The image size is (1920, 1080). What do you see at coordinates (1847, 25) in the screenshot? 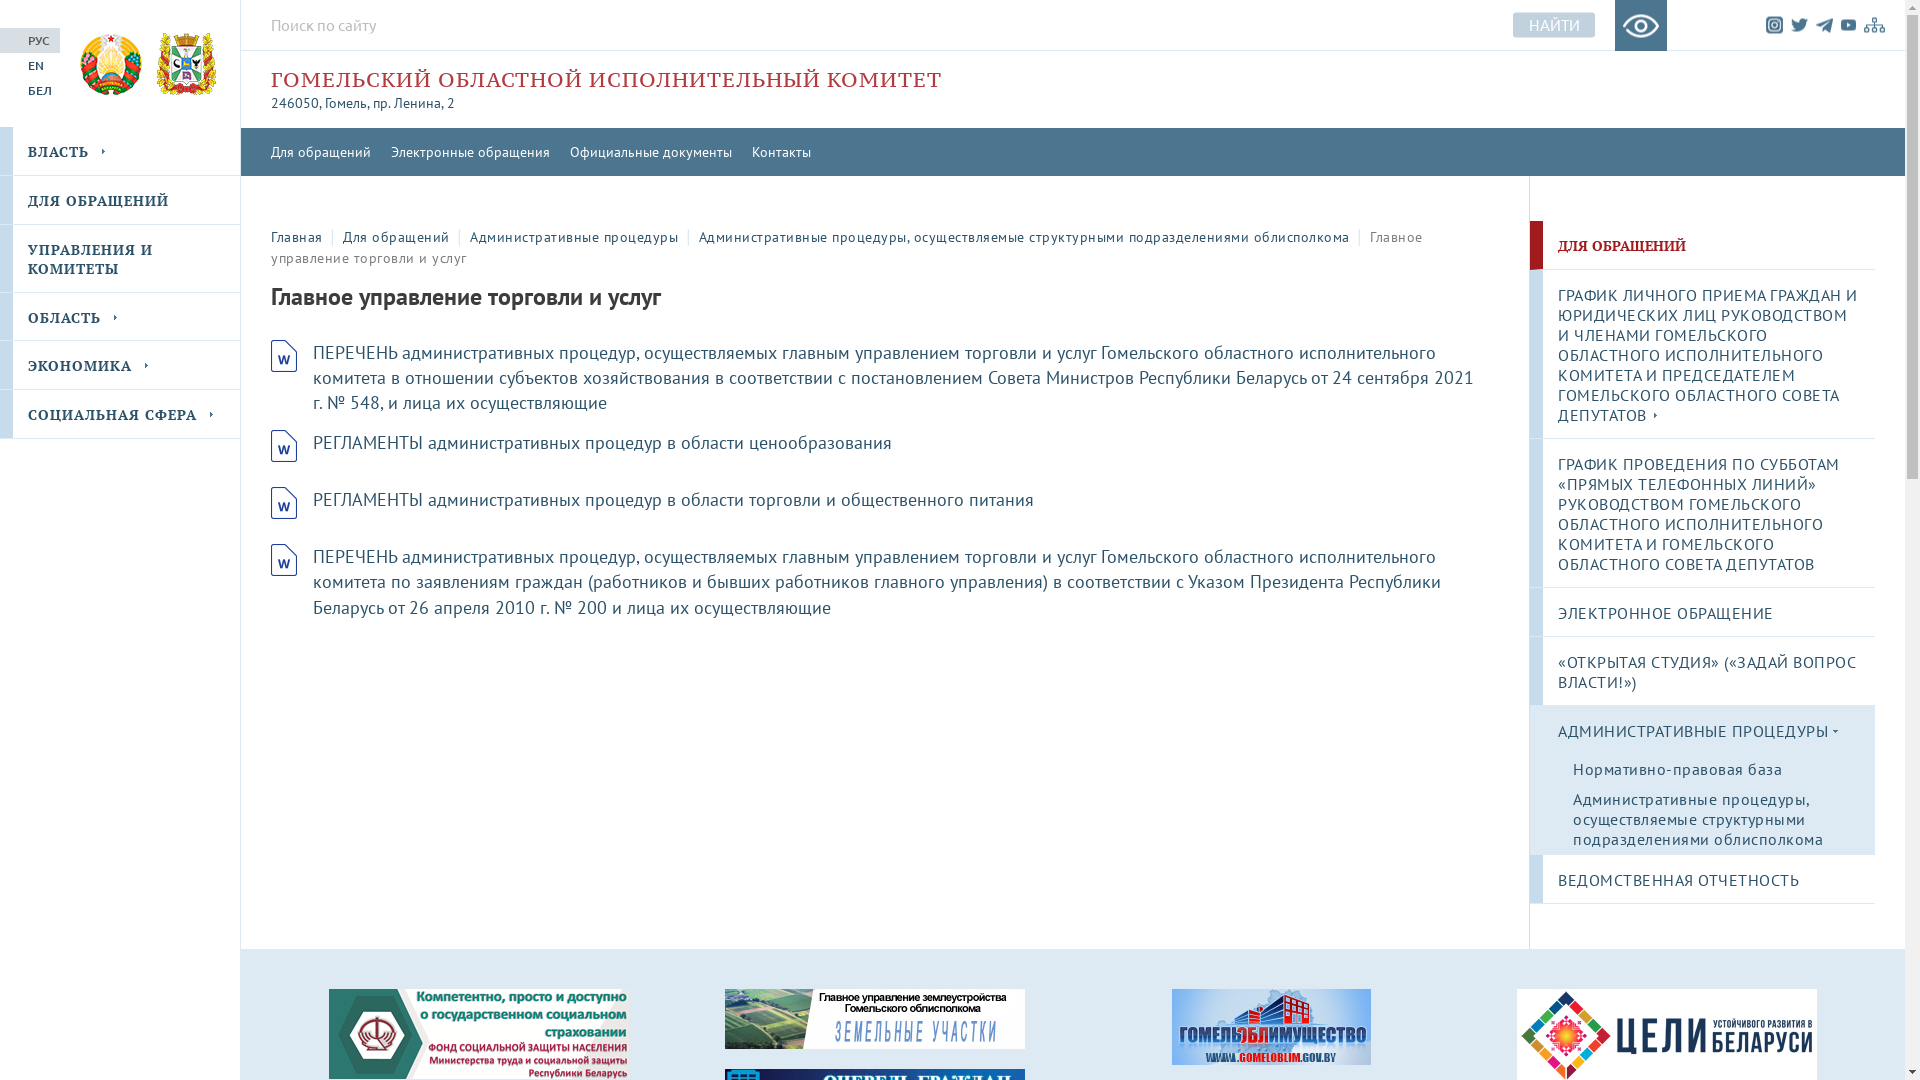
I see `'YouTube'` at bounding box center [1847, 25].